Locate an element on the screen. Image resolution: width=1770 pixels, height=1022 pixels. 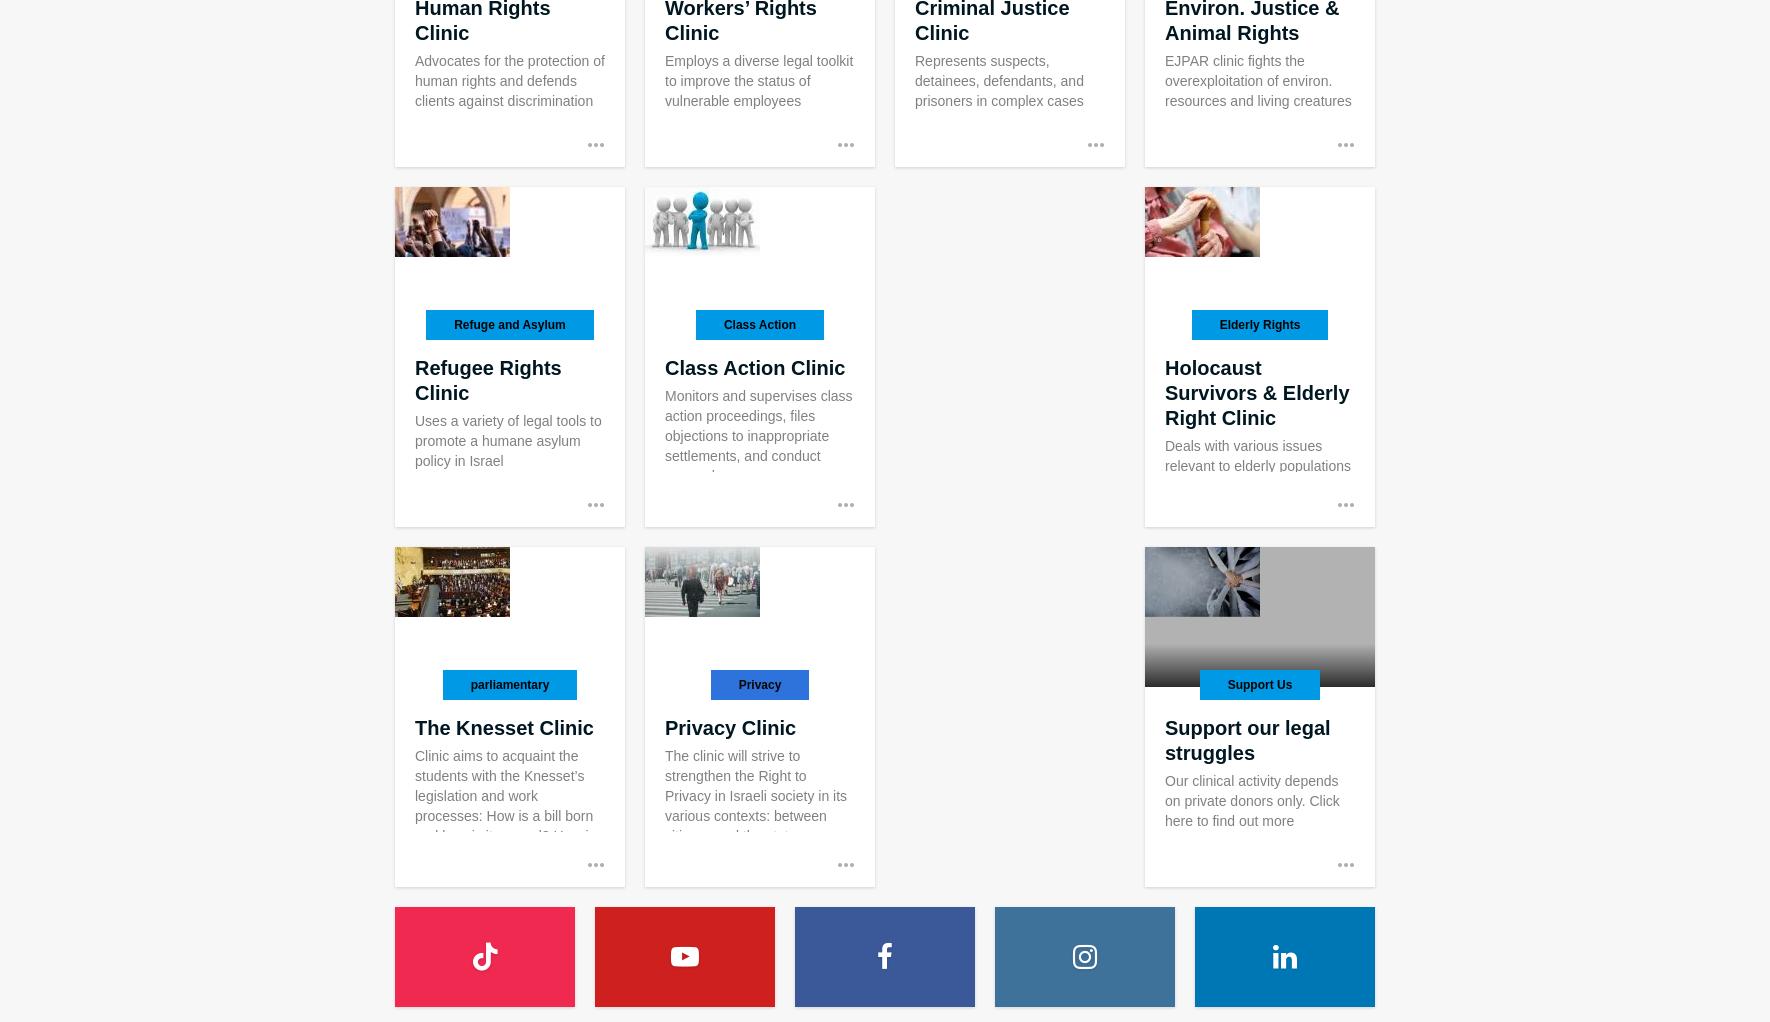
'Promote social activism' is located at coordinates (432, 599).